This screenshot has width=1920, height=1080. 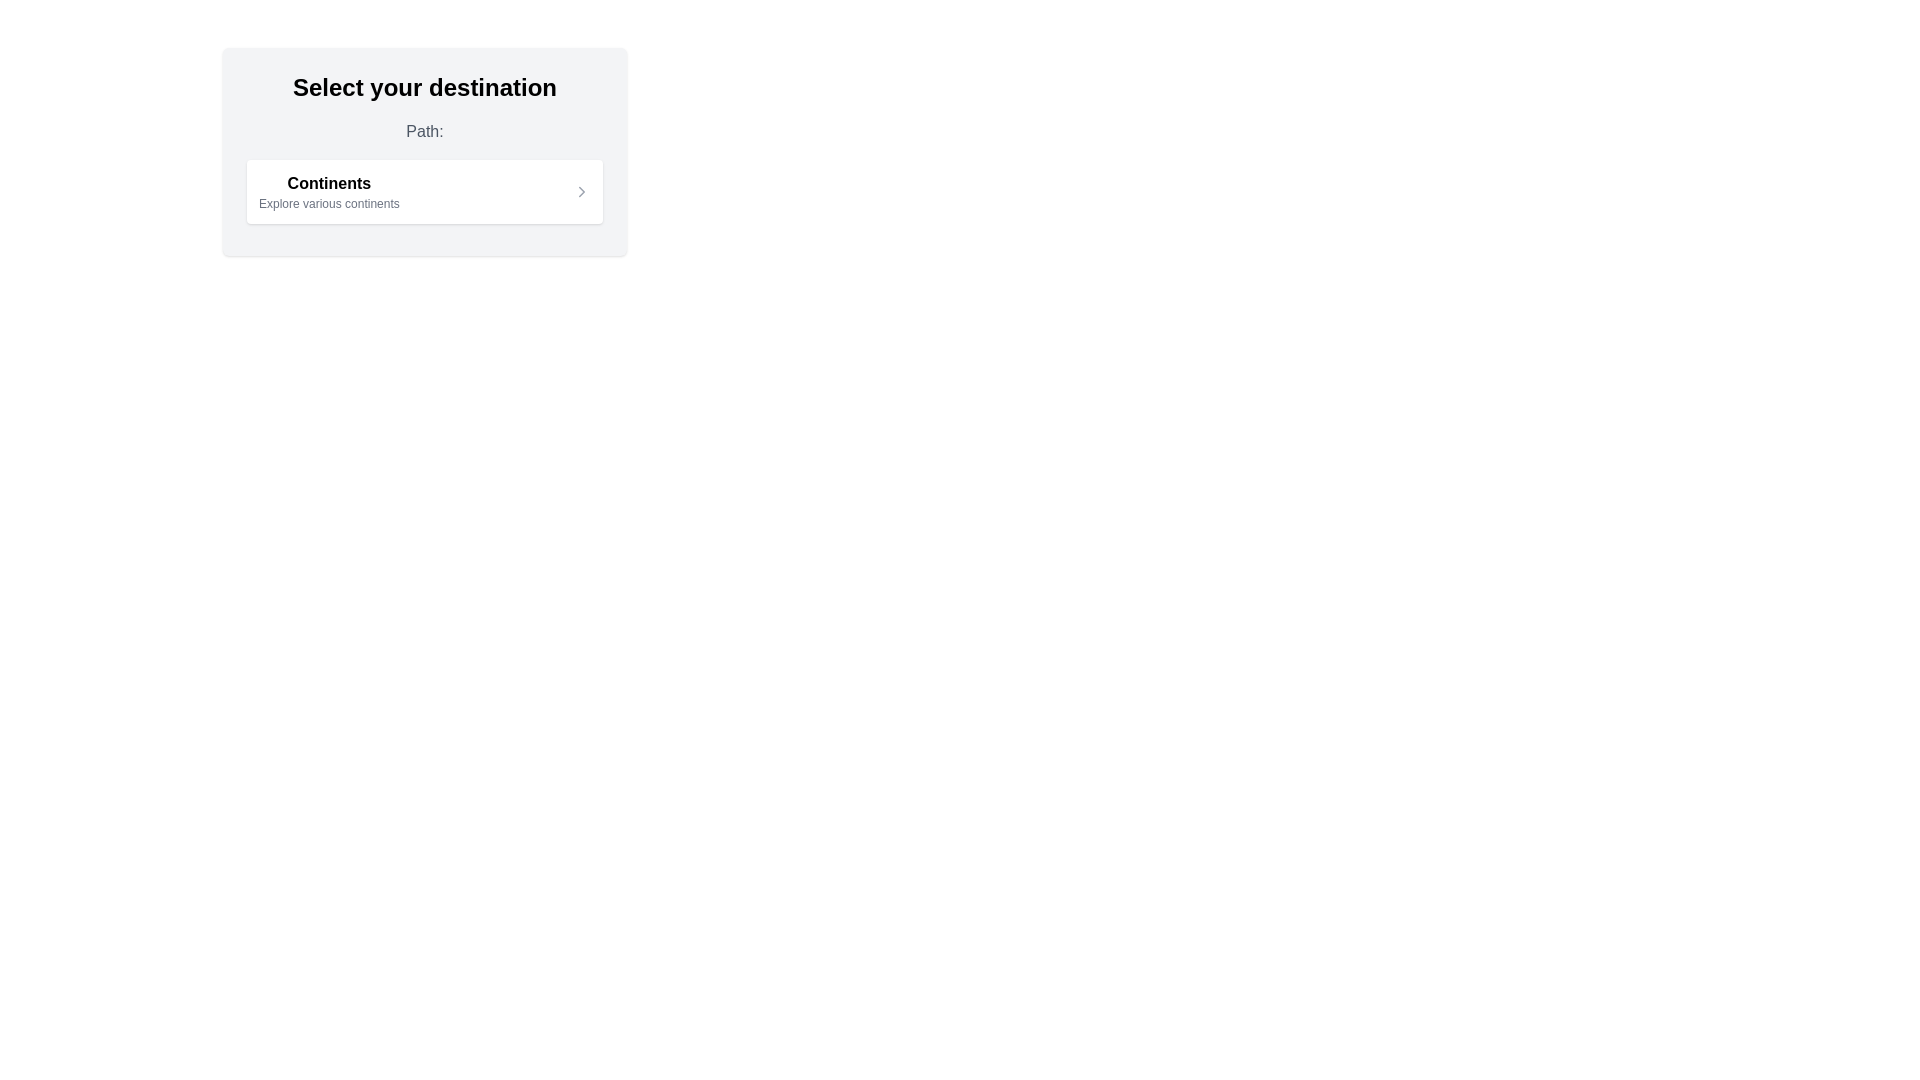 I want to click on the bold text label displaying 'Continents', so click(x=329, y=184).